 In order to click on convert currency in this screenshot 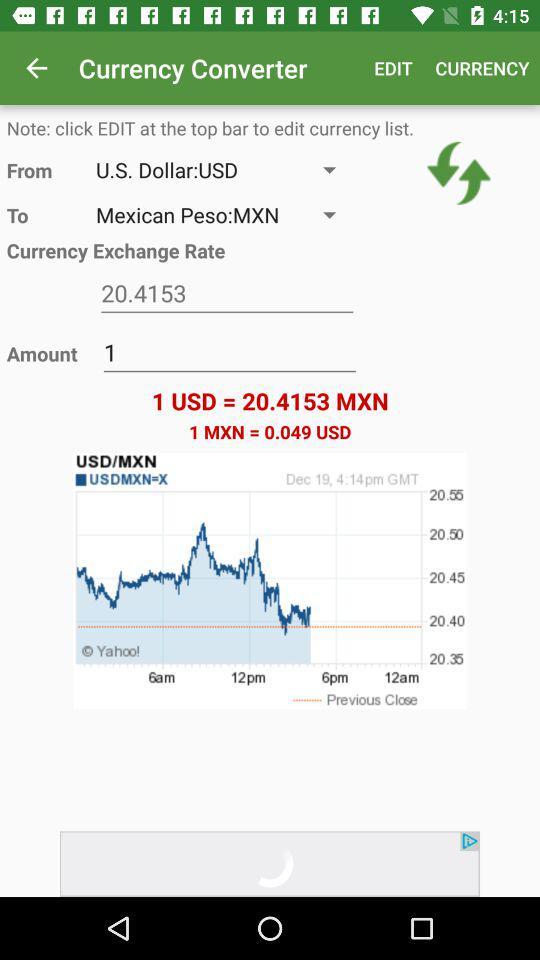, I will do `click(459, 172)`.